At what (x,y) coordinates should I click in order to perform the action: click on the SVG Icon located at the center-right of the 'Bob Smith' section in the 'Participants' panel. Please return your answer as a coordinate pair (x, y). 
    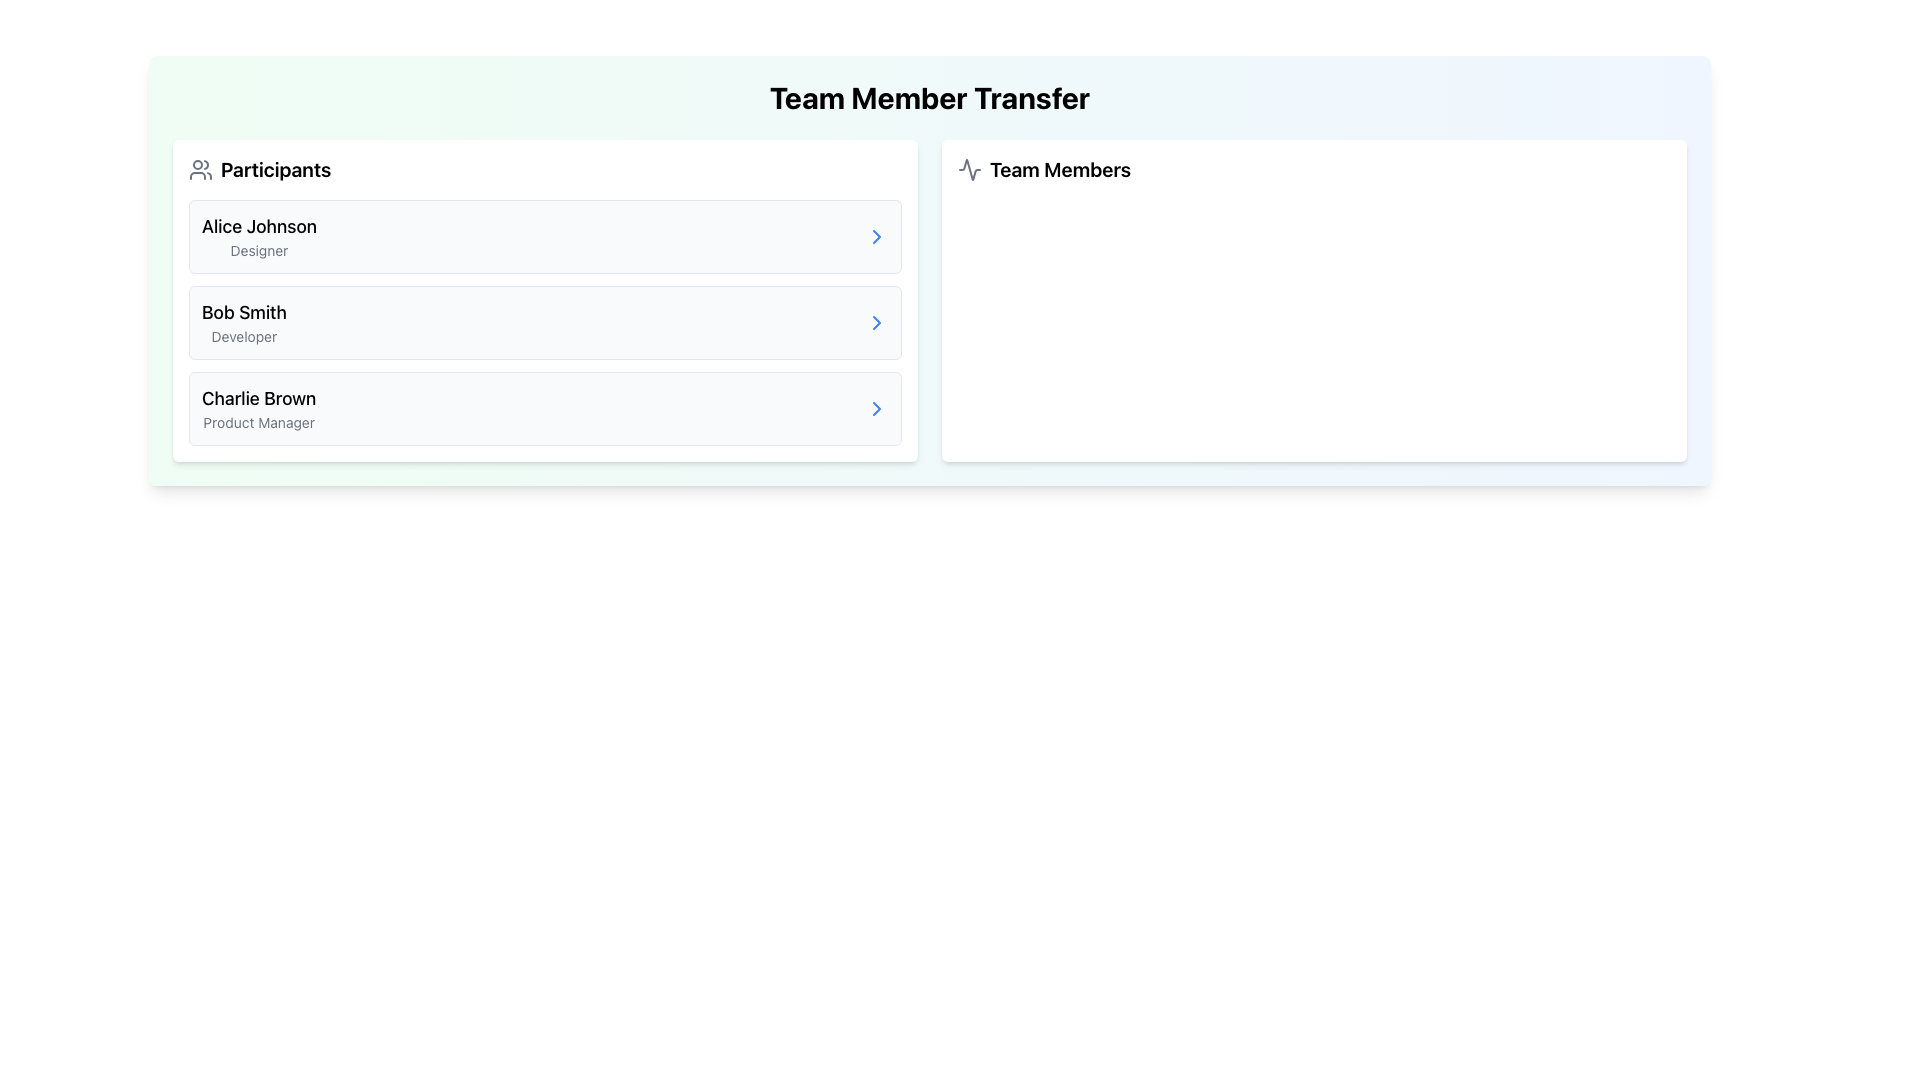
    Looking at the image, I should click on (877, 235).